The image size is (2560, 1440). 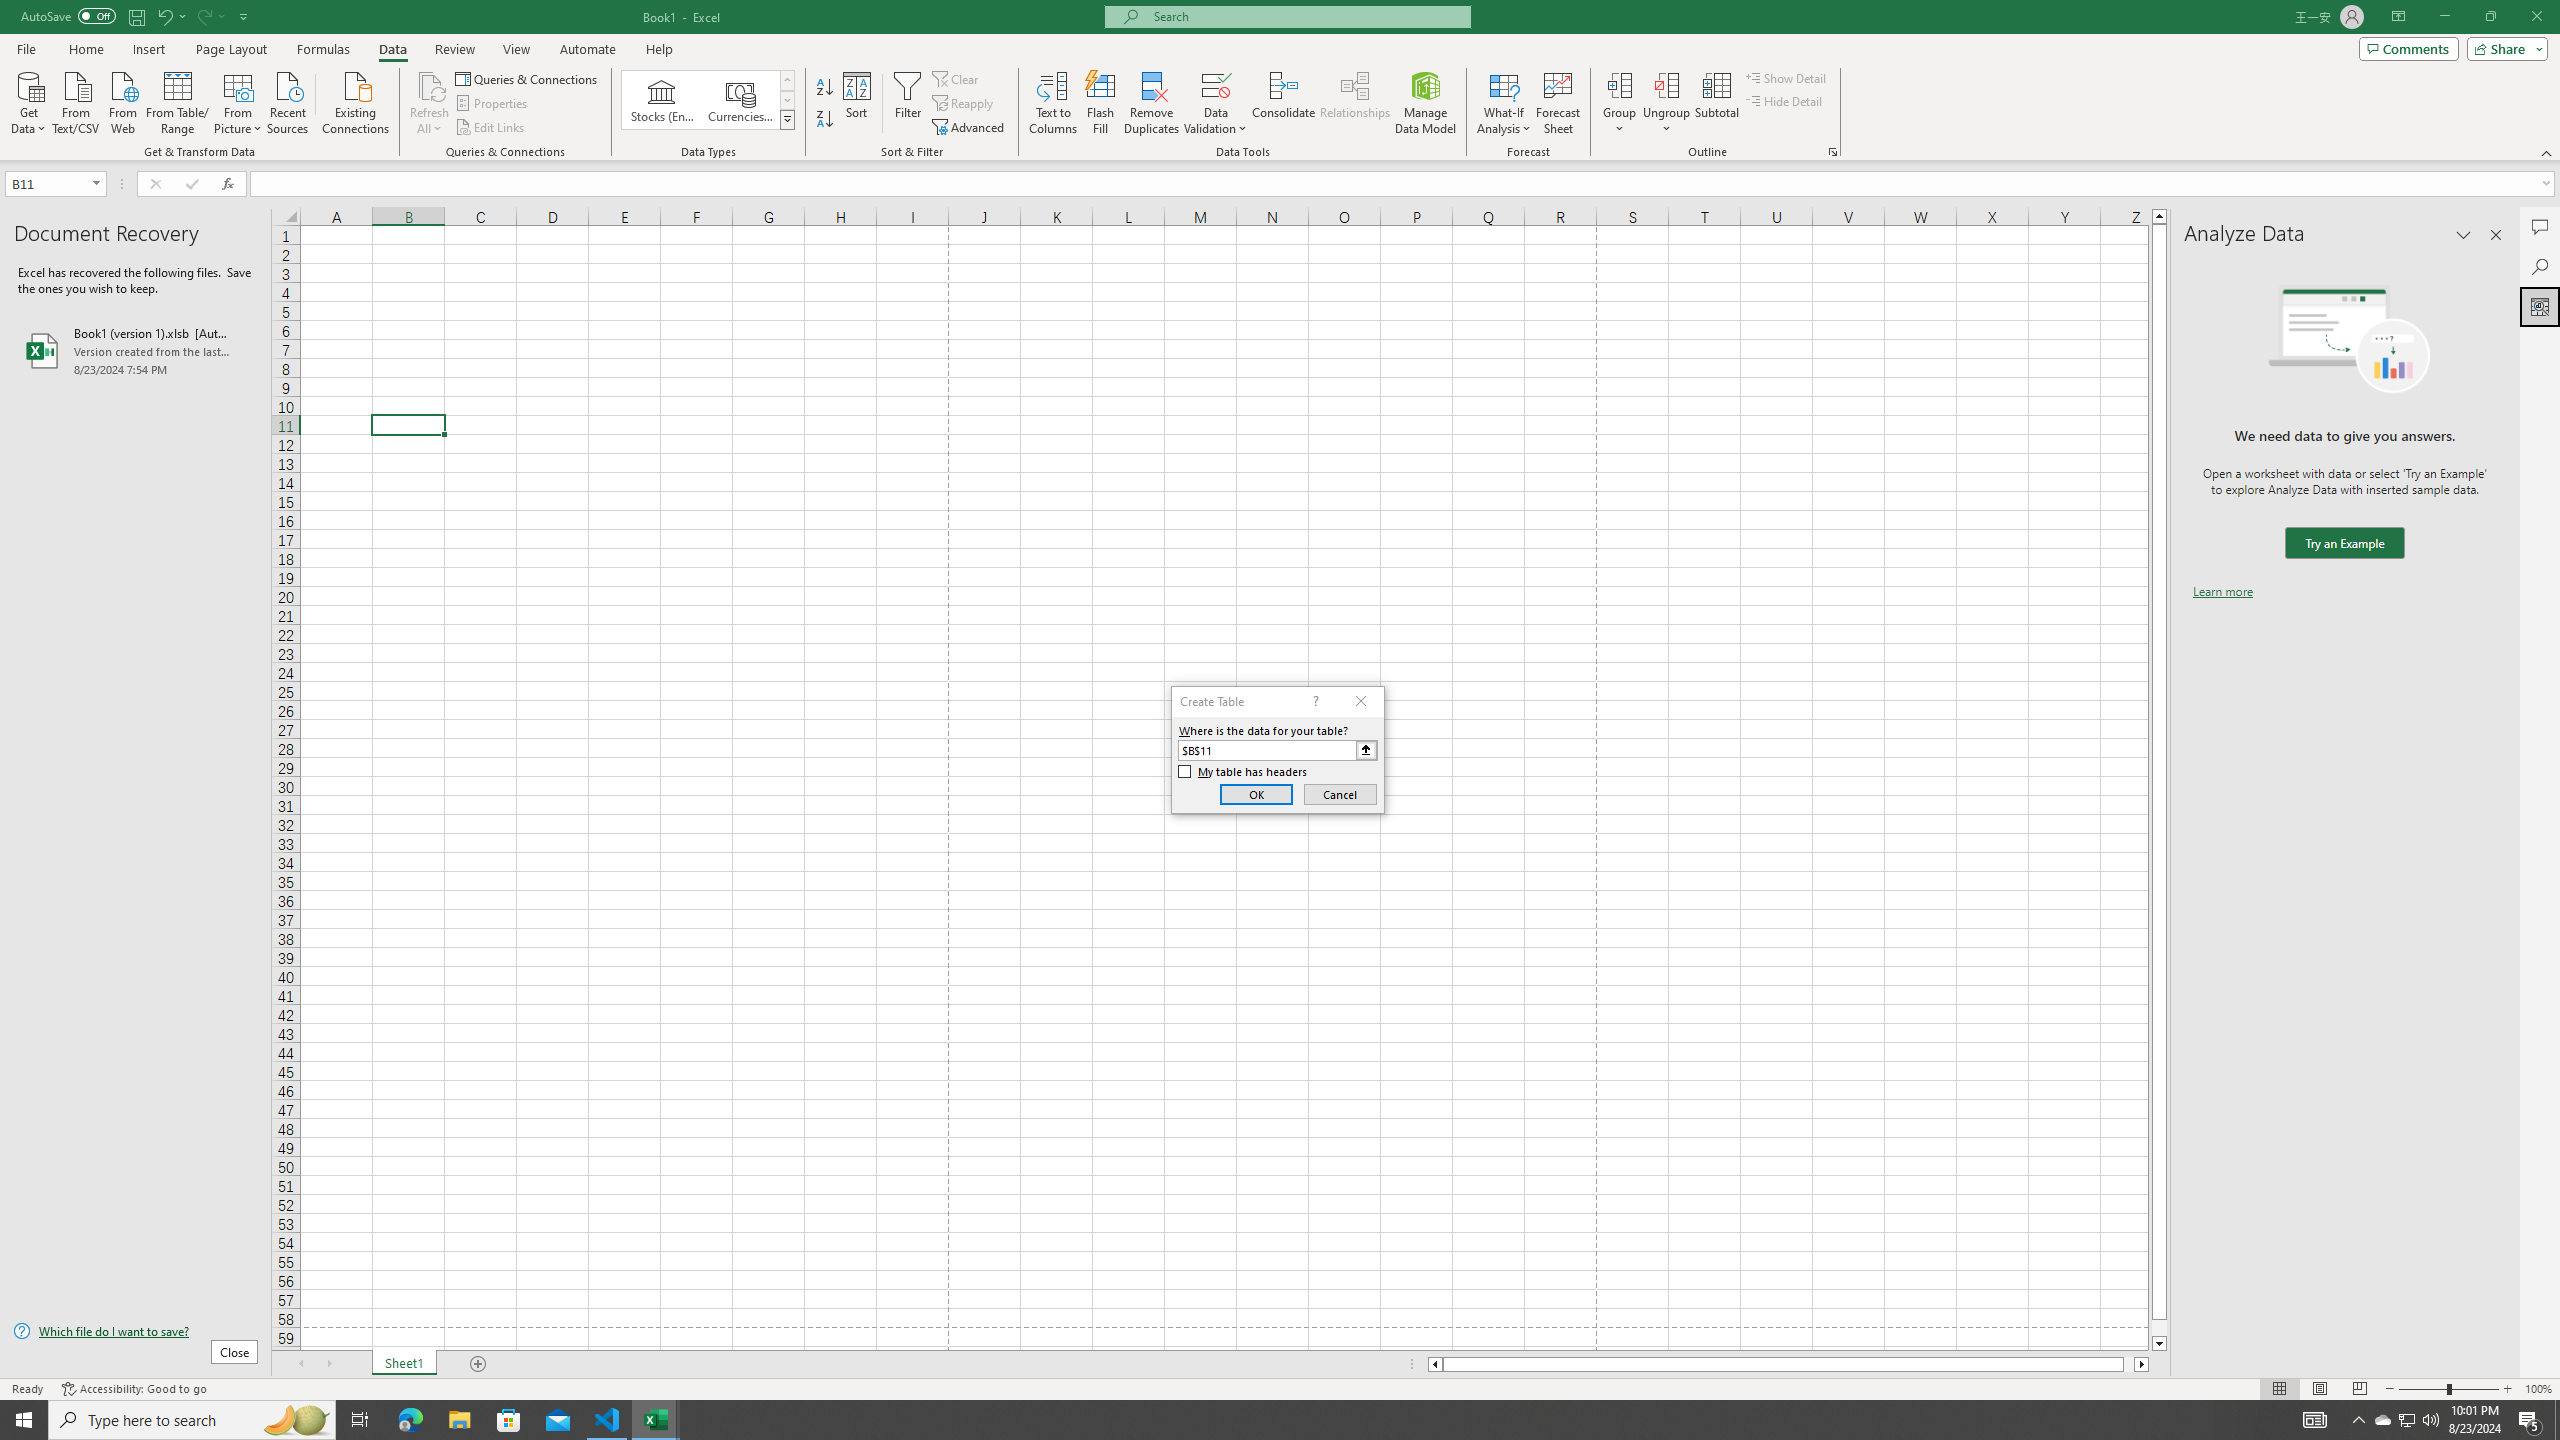 What do you see at coordinates (2343, 543) in the screenshot?
I see `'We need data to give you answers. Try an Example'` at bounding box center [2343, 543].